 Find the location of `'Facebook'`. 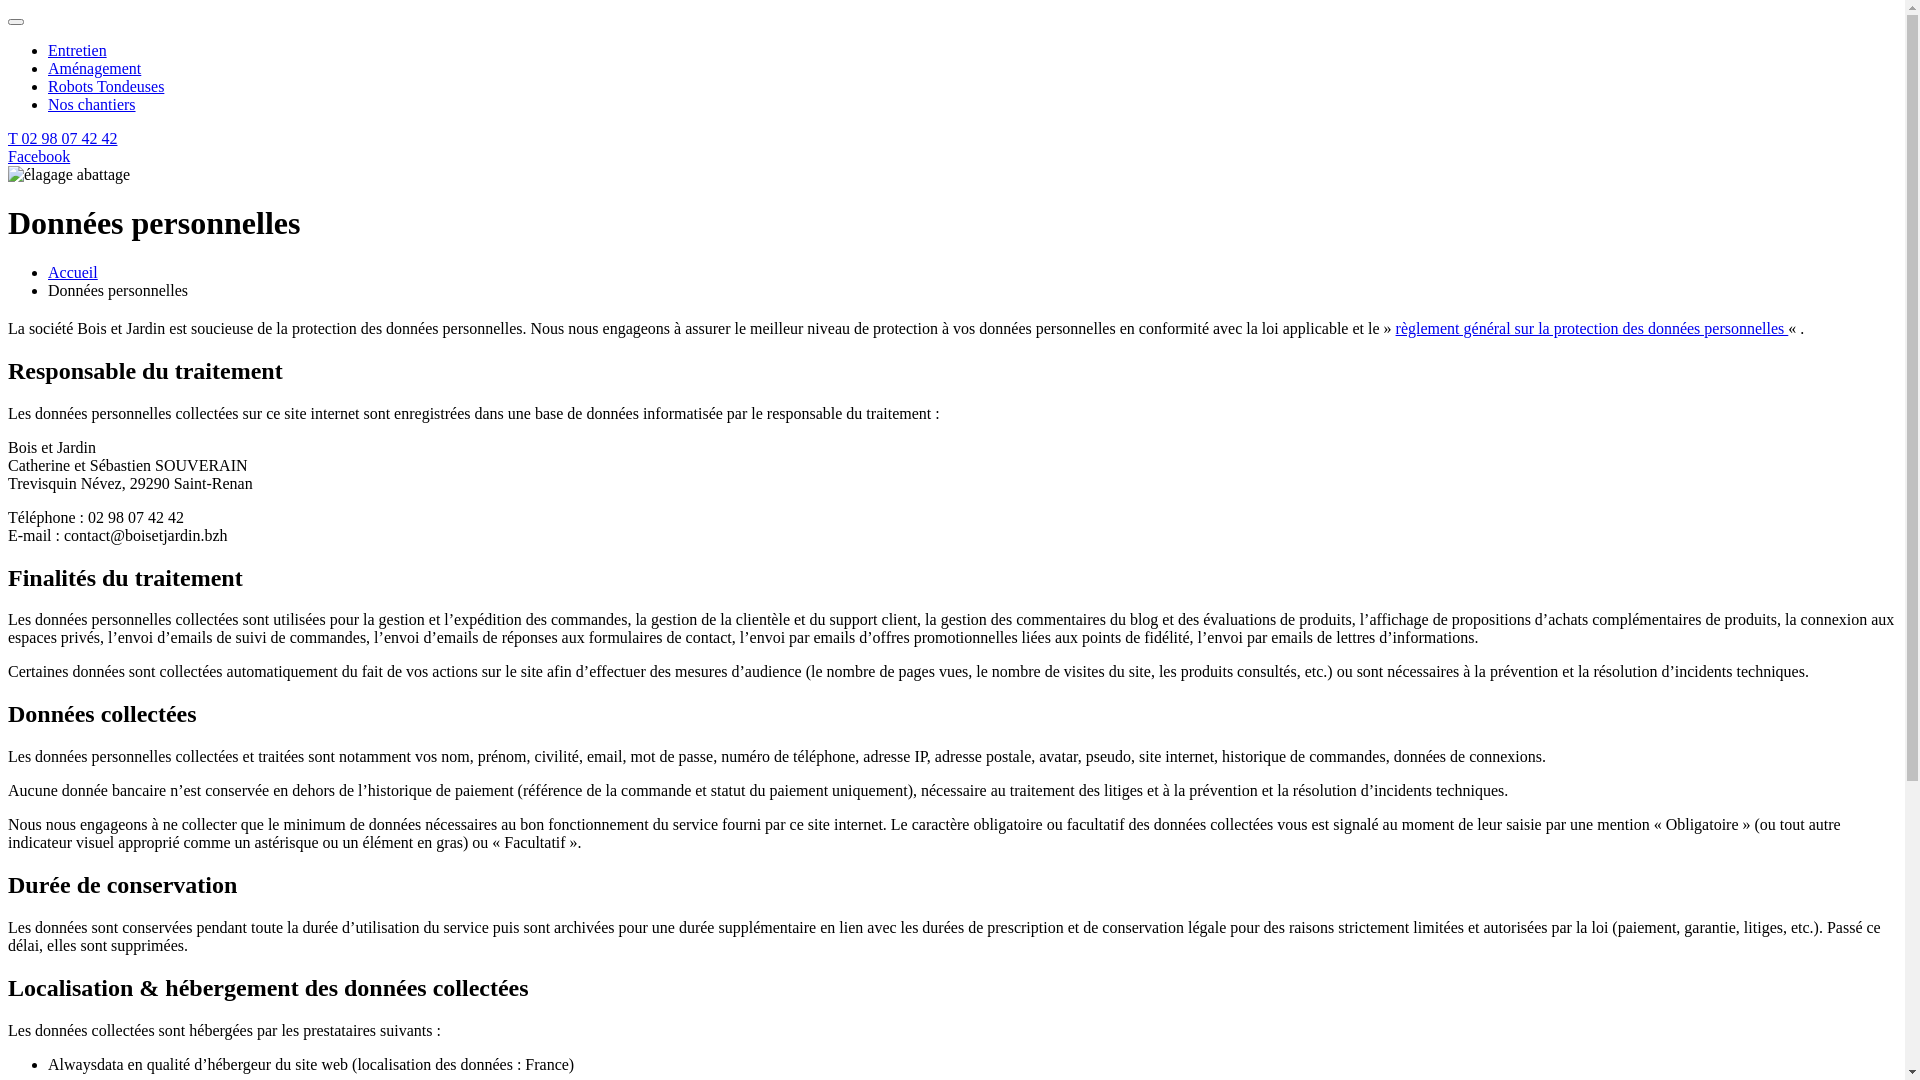

'Facebook' is located at coordinates (38, 155).